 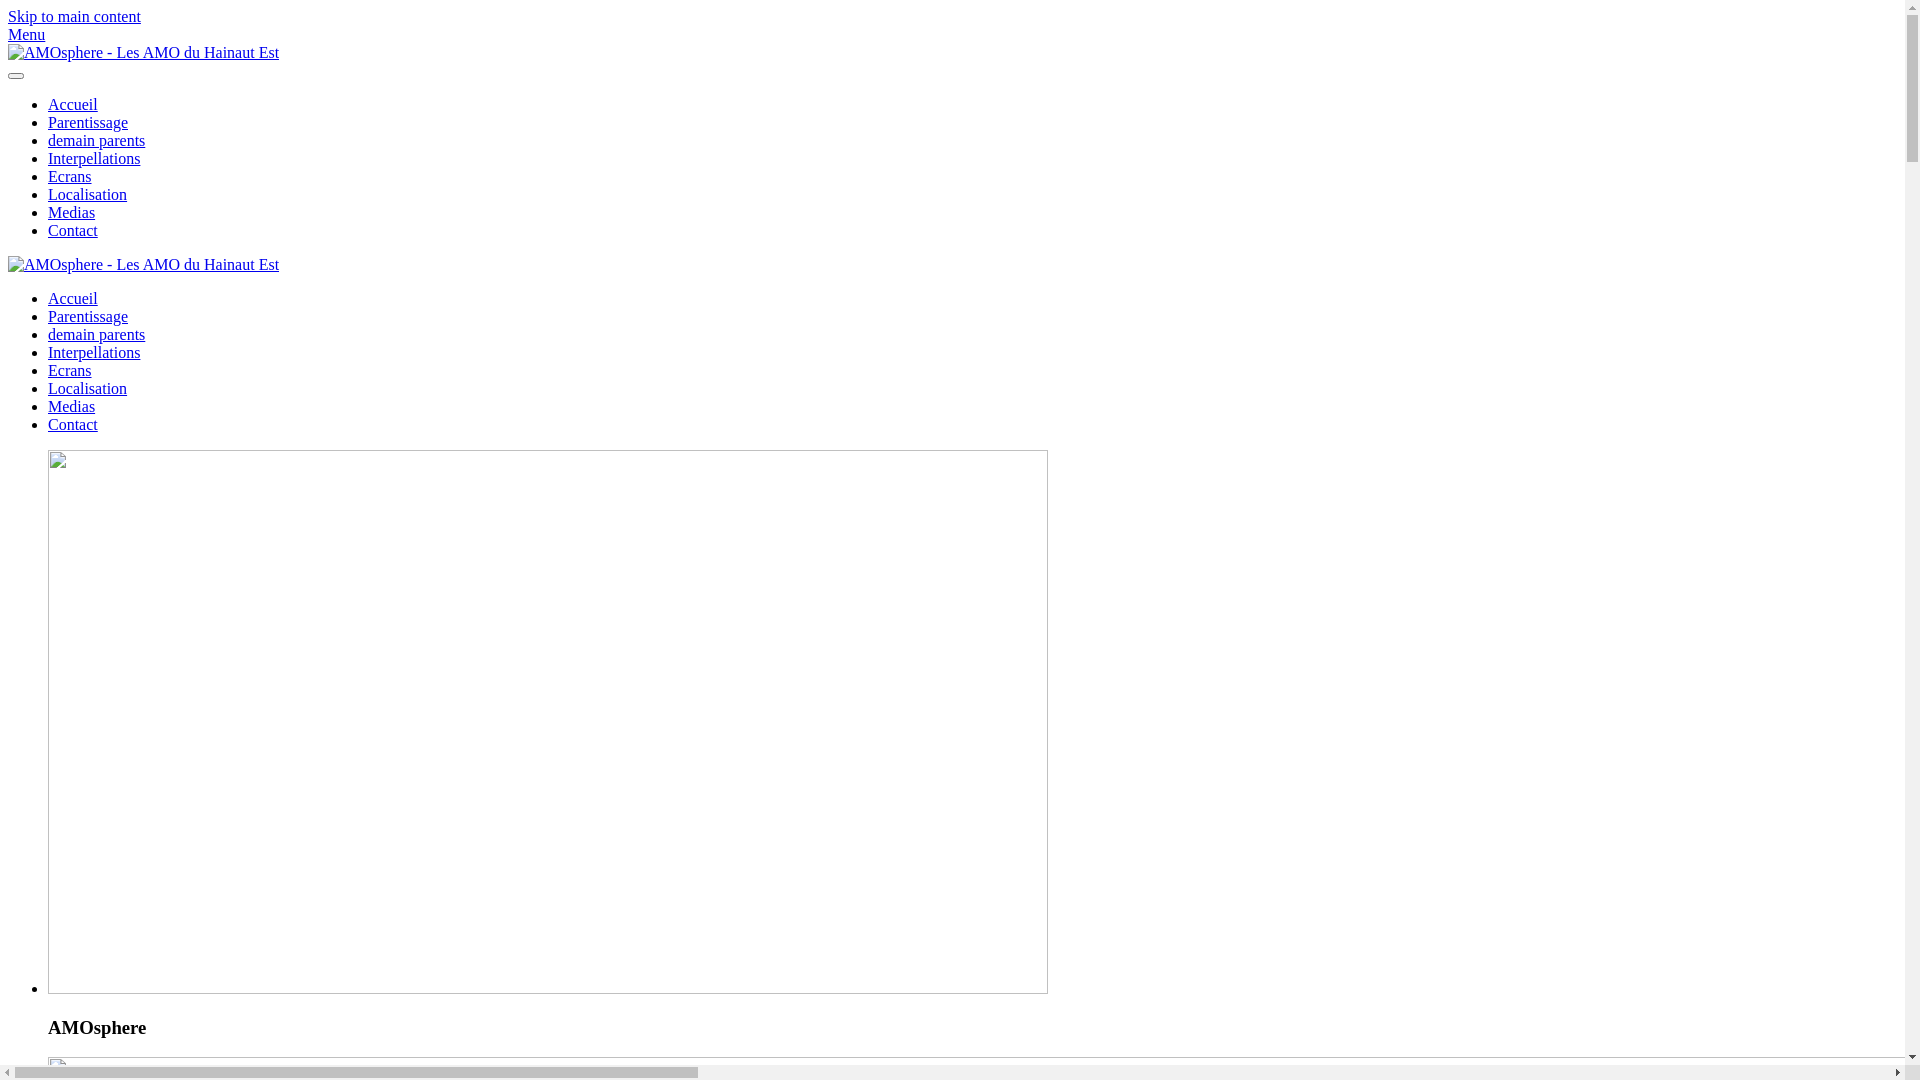 What do you see at coordinates (71, 405) in the screenshot?
I see `'Medias'` at bounding box center [71, 405].